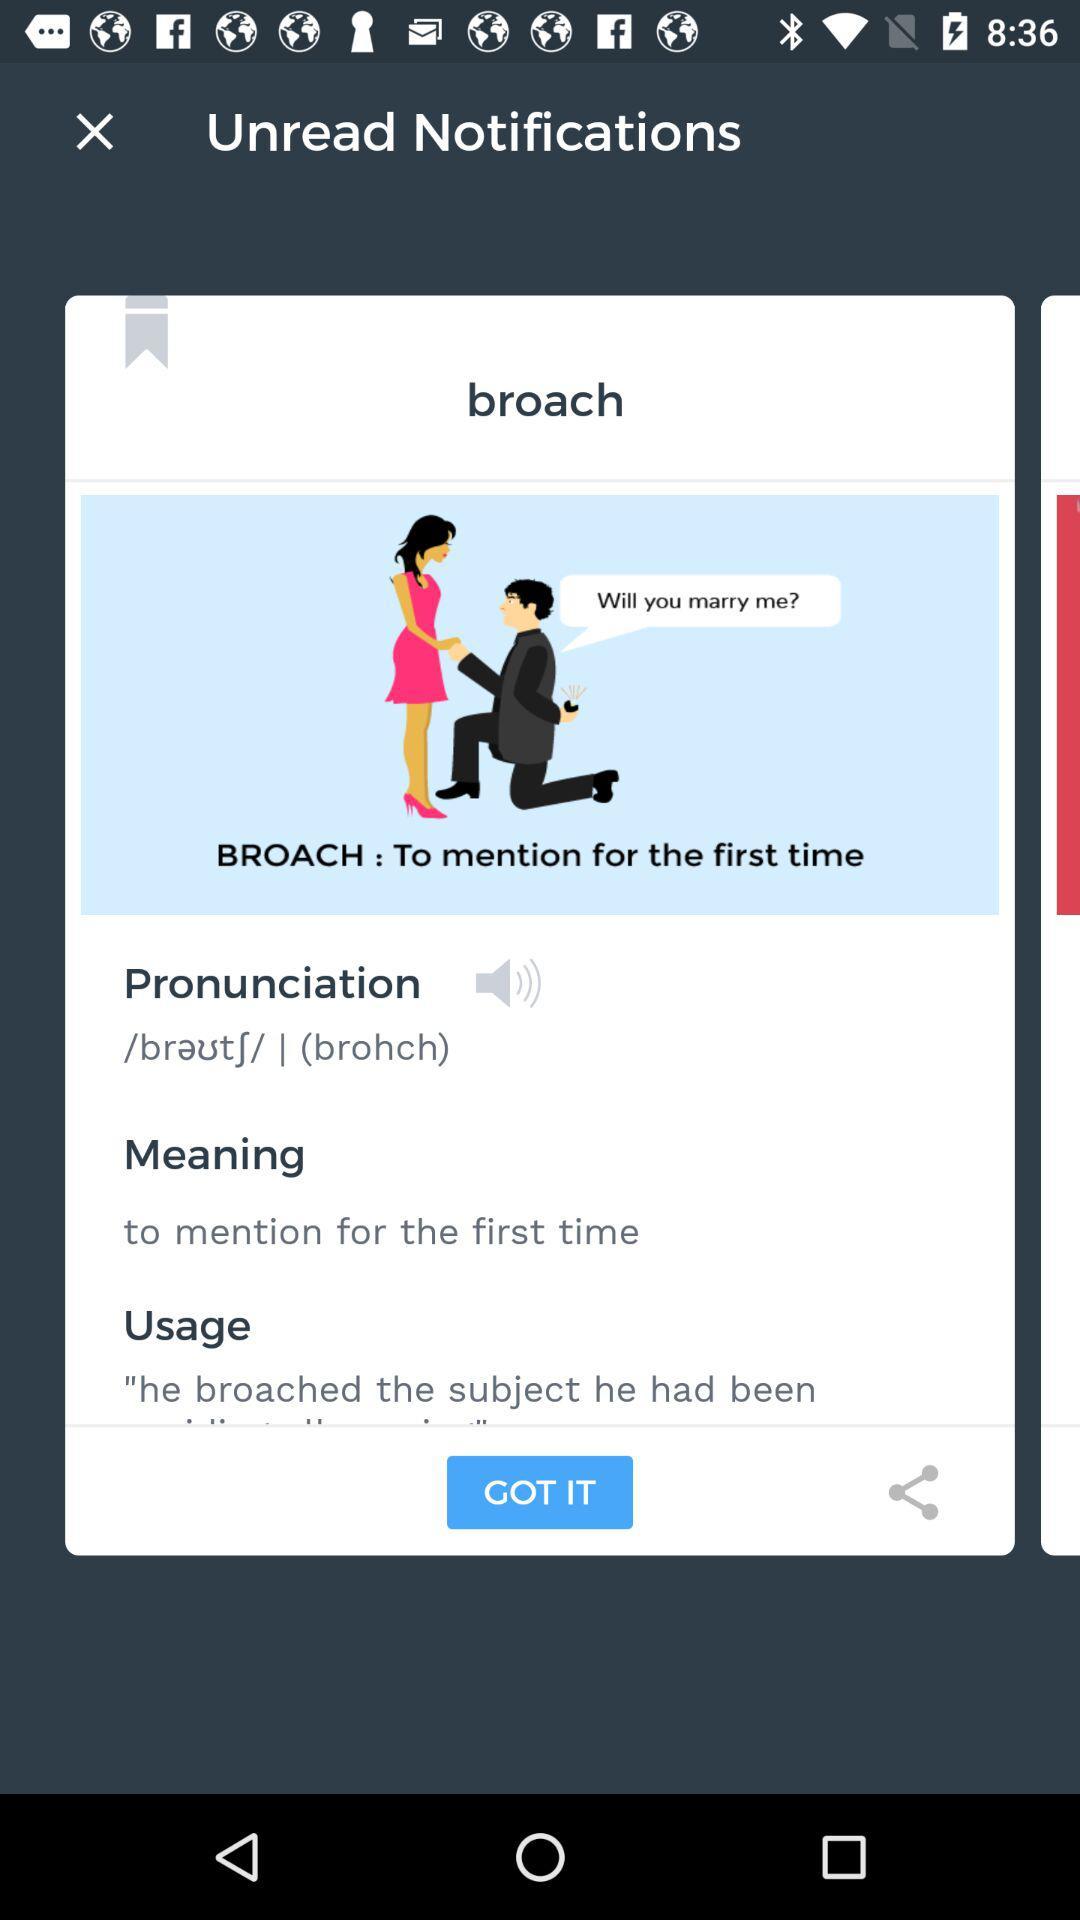 The image size is (1080, 1920). Describe the element at coordinates (94, 130) in the screenshot. I see `the close icon` at that location.